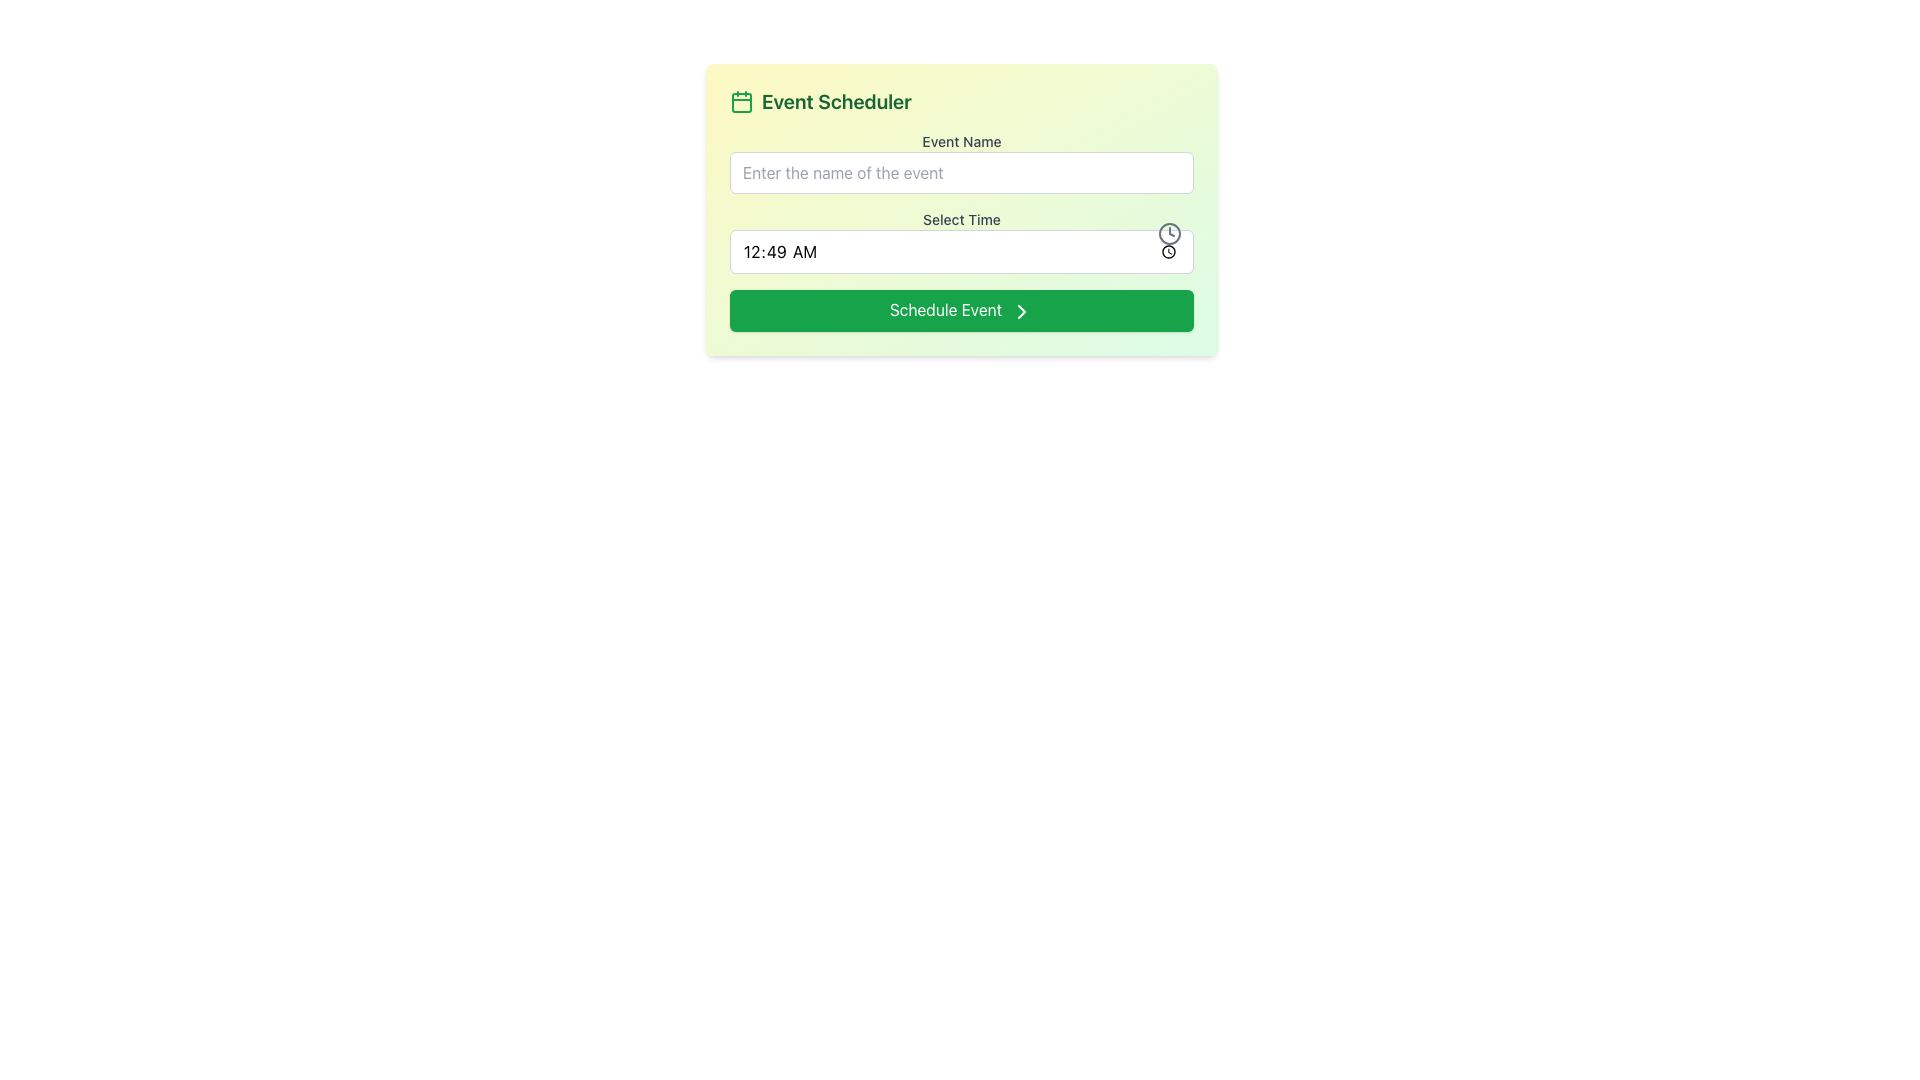 The width and height of the screenshot is (1920, 1080). What do you see at coordinates (1022, 311) in the screenshot?
I see `the chevron icon on the 'Schedule Event' button to initiate the scheduling action` at bounding box center [1022, 311].